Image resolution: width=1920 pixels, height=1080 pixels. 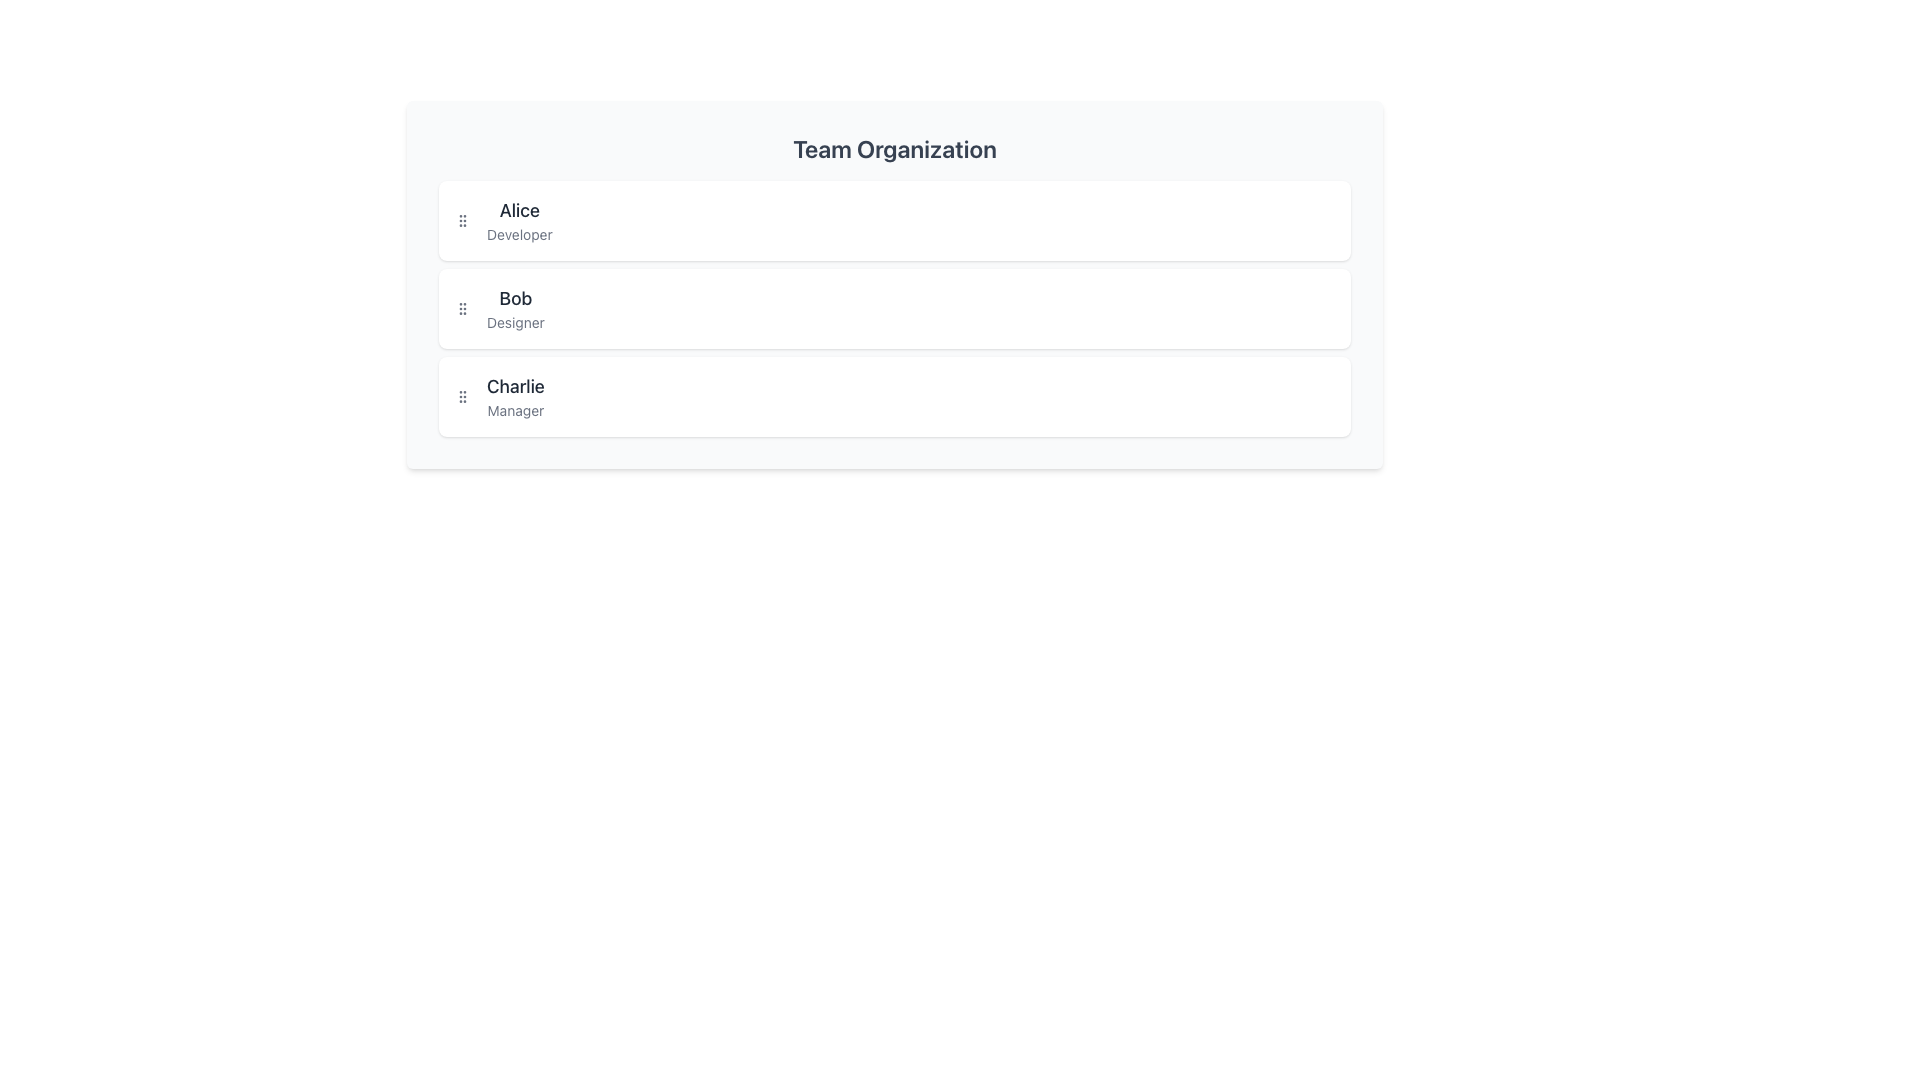 I want to click on the gray text label that indicates 'Manager', located directly below the name 'Charlie', so click(x=515, y=410).